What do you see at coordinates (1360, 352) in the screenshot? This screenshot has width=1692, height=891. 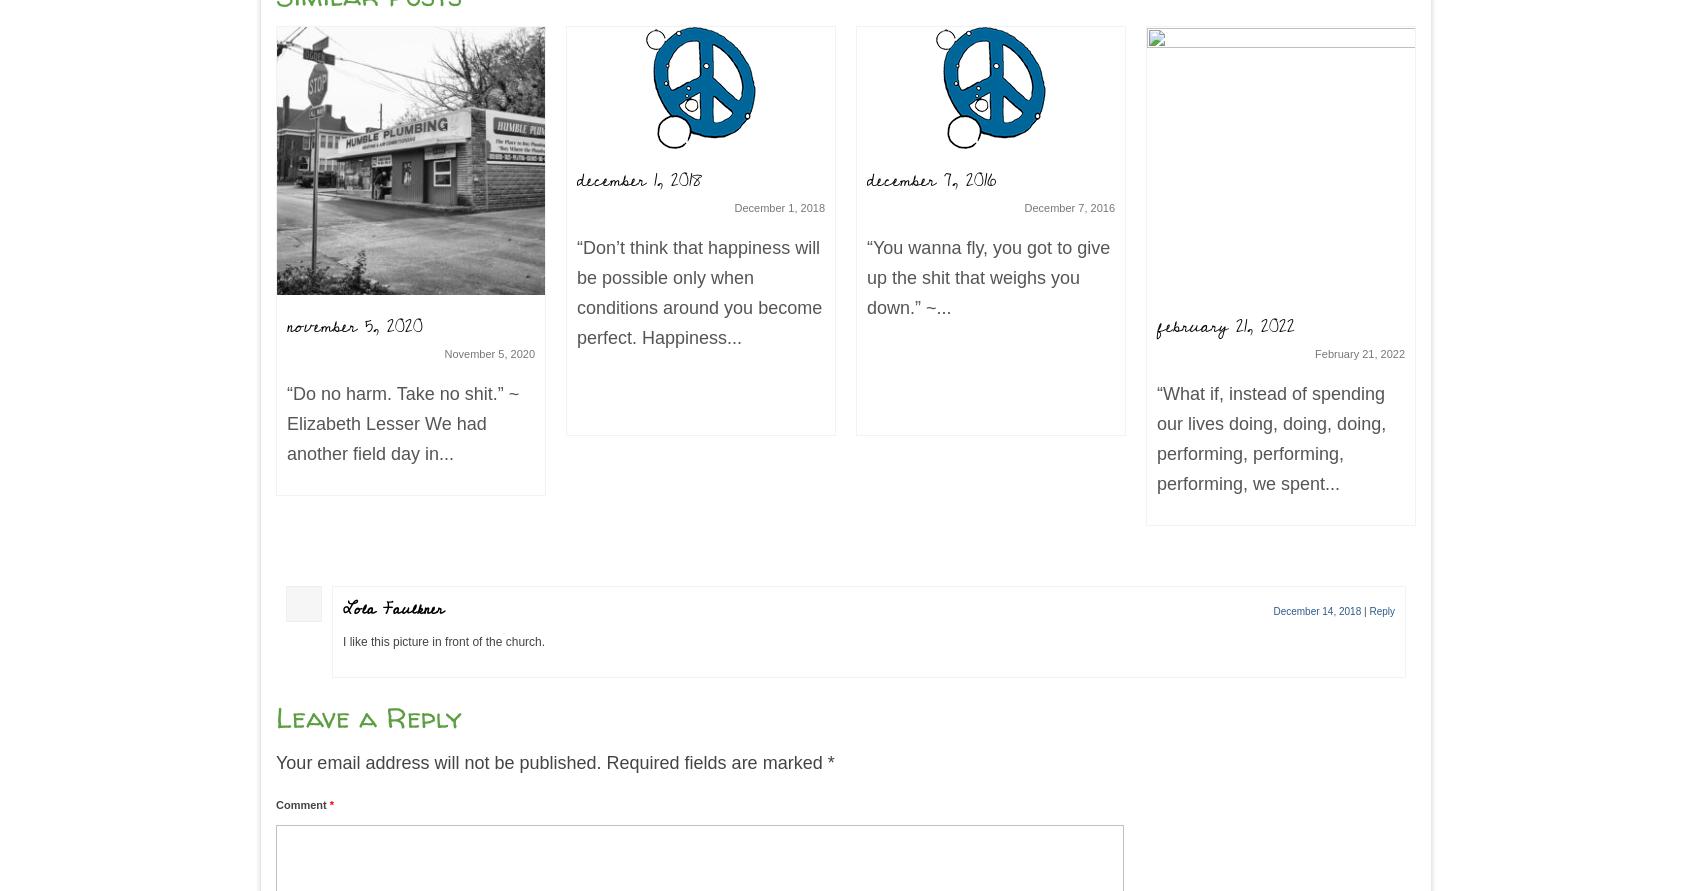 I see `'February 21, 2022'` at bounding box center [1360, 352].